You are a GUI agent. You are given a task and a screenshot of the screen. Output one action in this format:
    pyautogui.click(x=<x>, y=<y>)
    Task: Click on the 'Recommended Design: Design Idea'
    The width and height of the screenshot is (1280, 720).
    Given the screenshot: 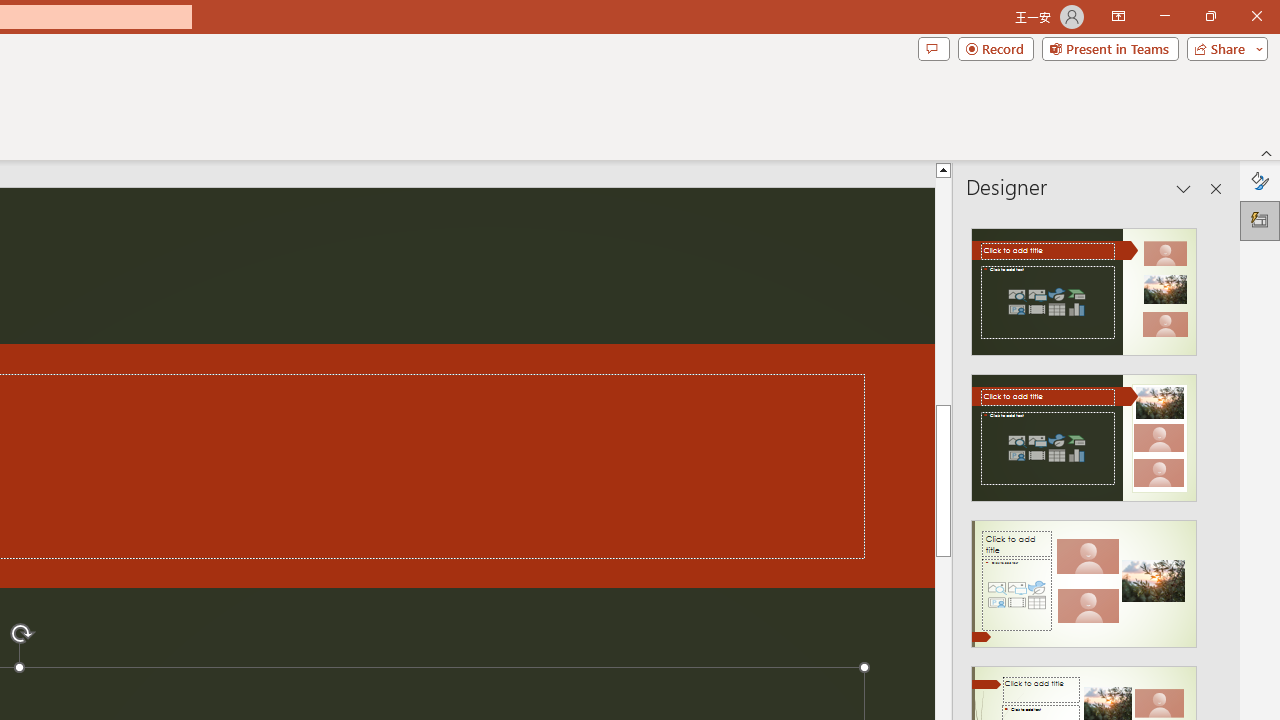 What is the action you would take?
    pyautogui.click(x=1083, y=286)
    